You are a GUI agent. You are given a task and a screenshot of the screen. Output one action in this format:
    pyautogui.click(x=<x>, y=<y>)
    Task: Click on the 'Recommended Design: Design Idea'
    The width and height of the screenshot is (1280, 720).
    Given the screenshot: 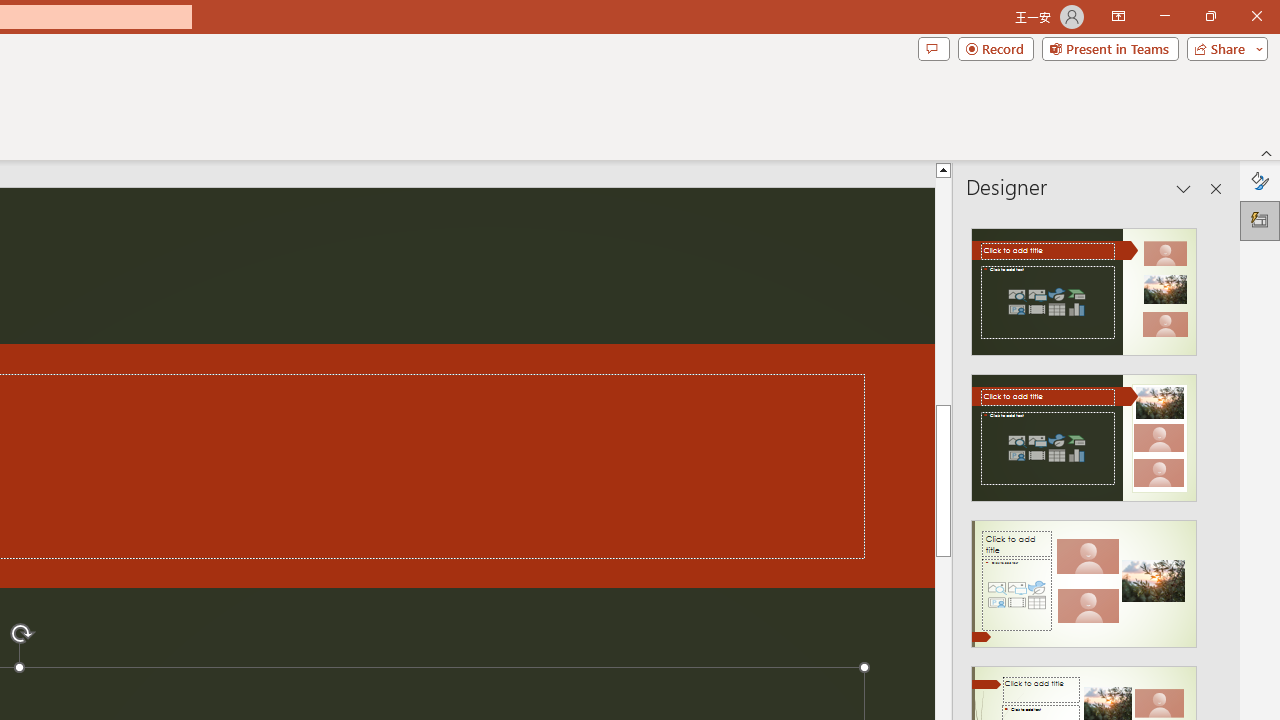 What is the action you would take?
    pyautogui.click(x=1083, y=286)
    